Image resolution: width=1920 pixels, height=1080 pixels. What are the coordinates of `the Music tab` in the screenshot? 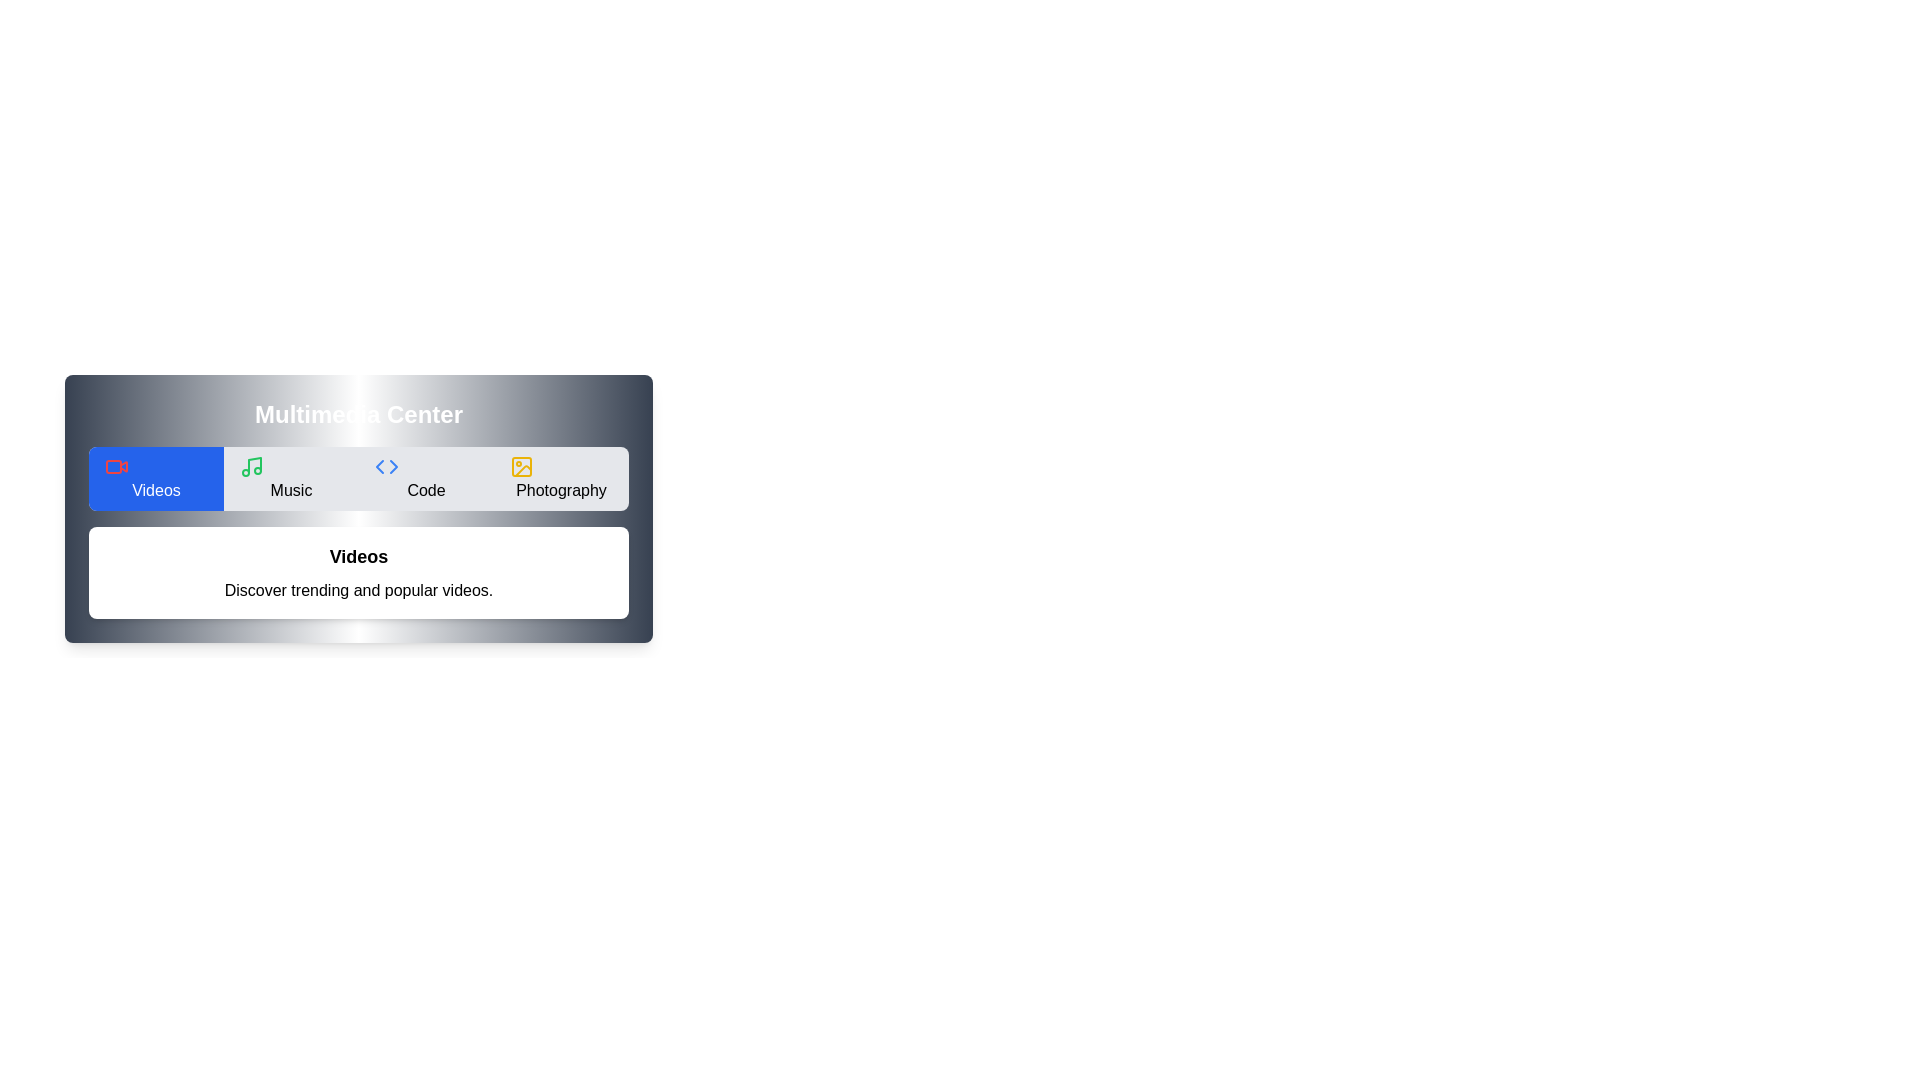 It's located at (290, 478).